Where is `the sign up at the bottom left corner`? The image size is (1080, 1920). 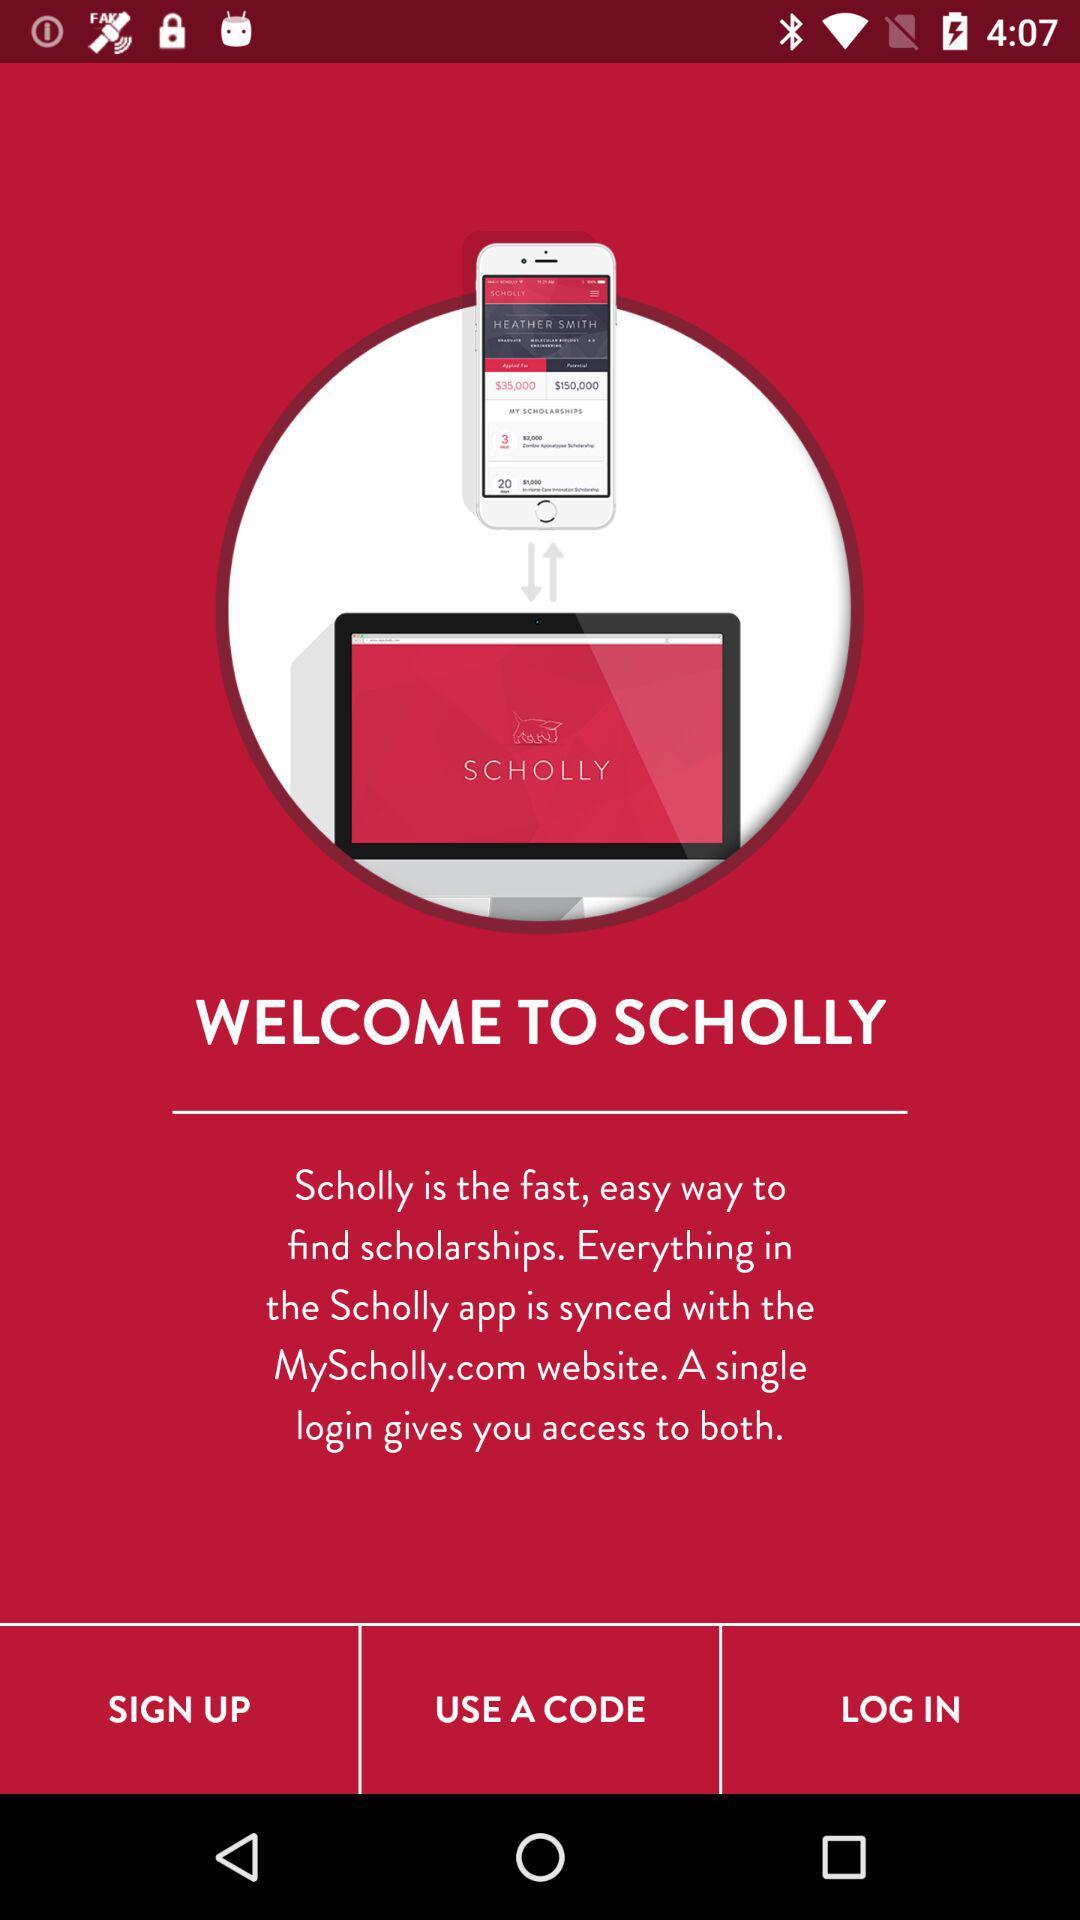
the sign up at the bottom left corner is located at coordinates (178, 1708).